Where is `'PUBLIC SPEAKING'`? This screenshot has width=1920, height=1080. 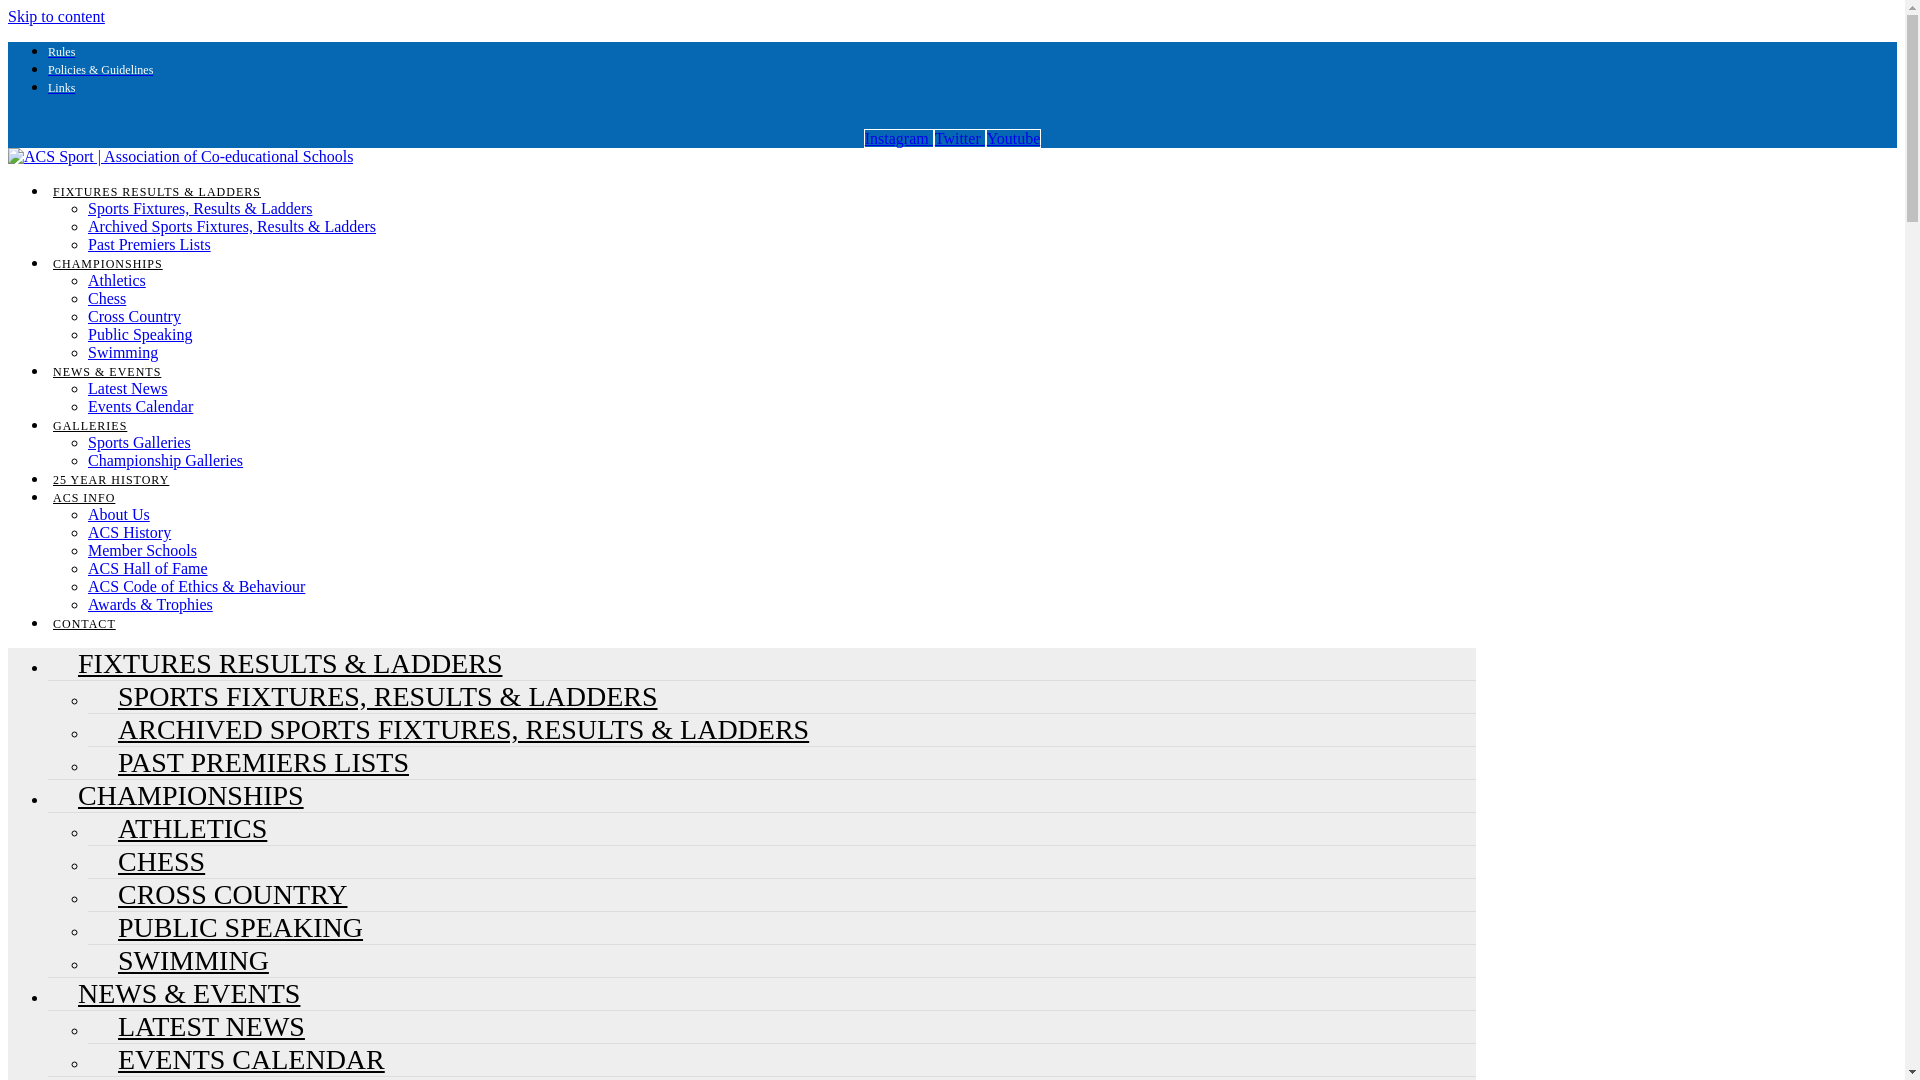
'PUBLIC SPEAKING' is located at coordinates (225, 927).